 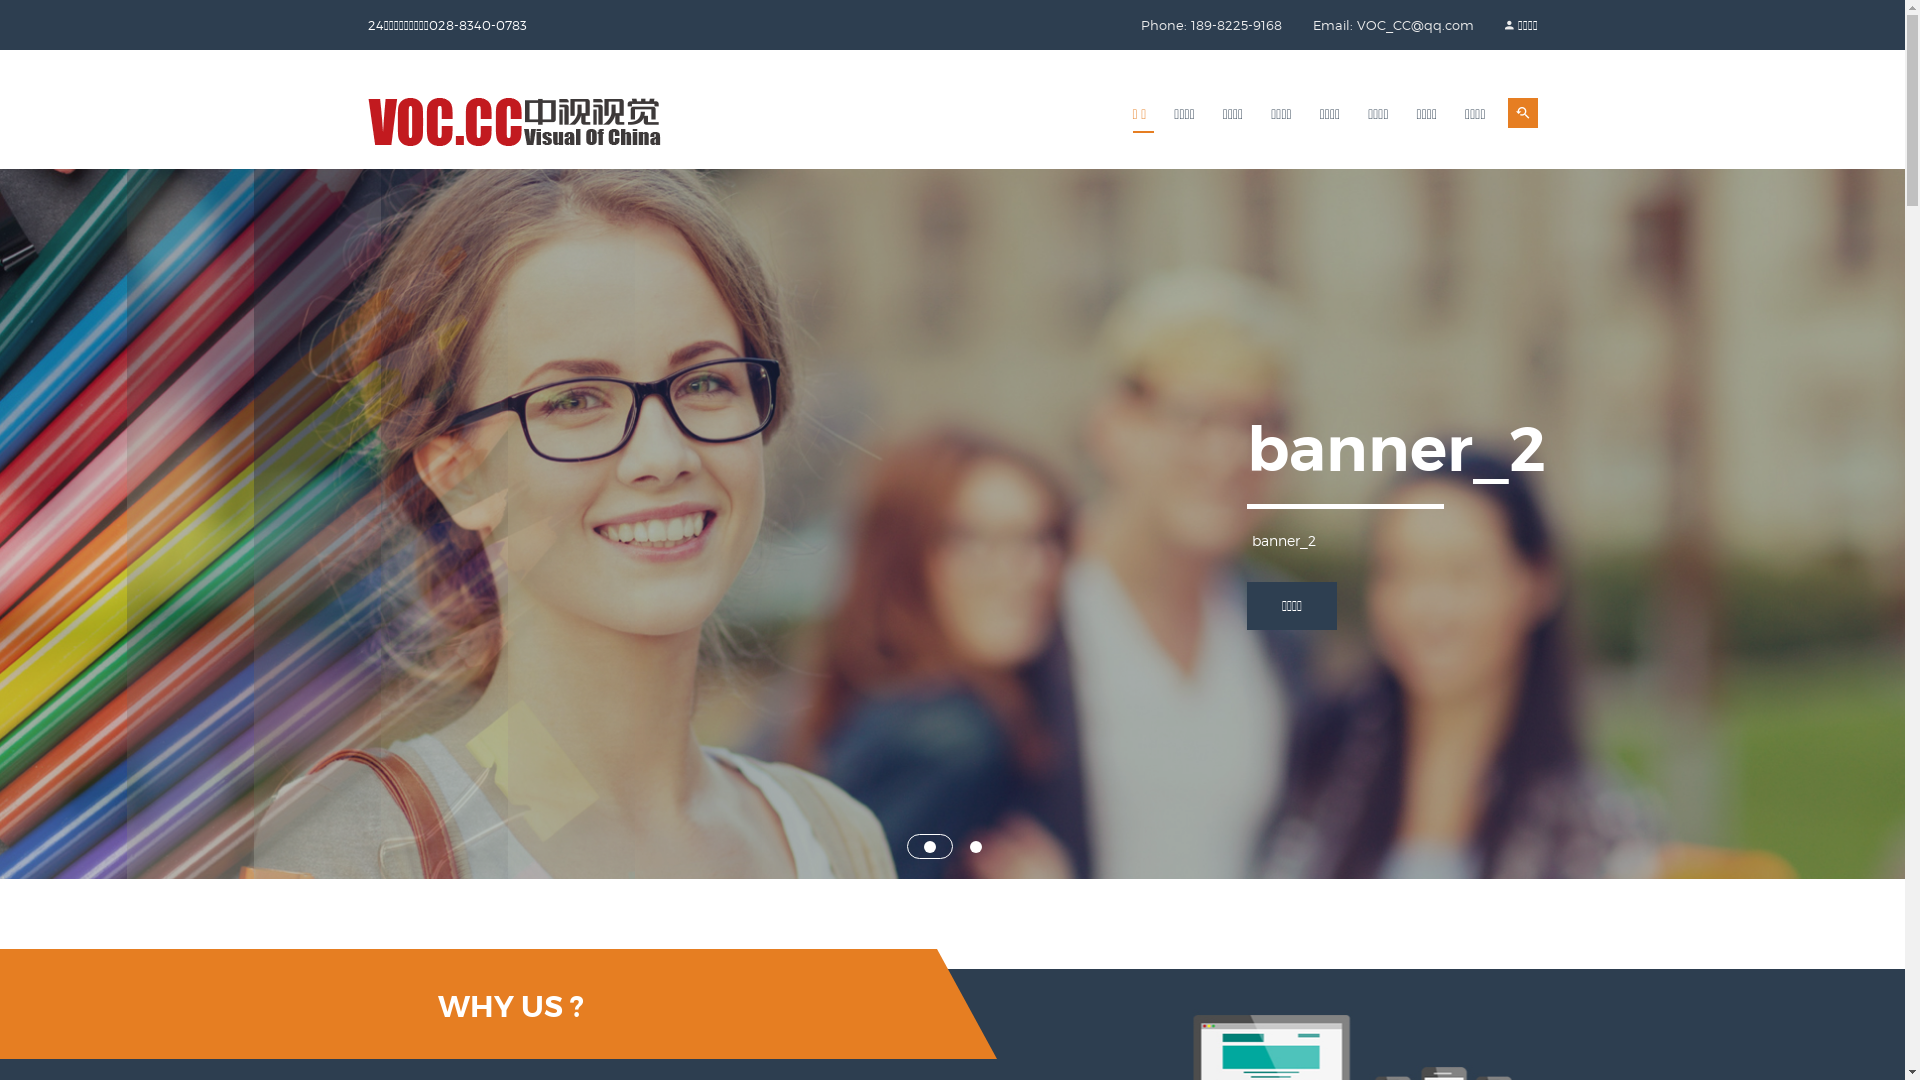 I want to click on '2', so click(x=975, y=847).